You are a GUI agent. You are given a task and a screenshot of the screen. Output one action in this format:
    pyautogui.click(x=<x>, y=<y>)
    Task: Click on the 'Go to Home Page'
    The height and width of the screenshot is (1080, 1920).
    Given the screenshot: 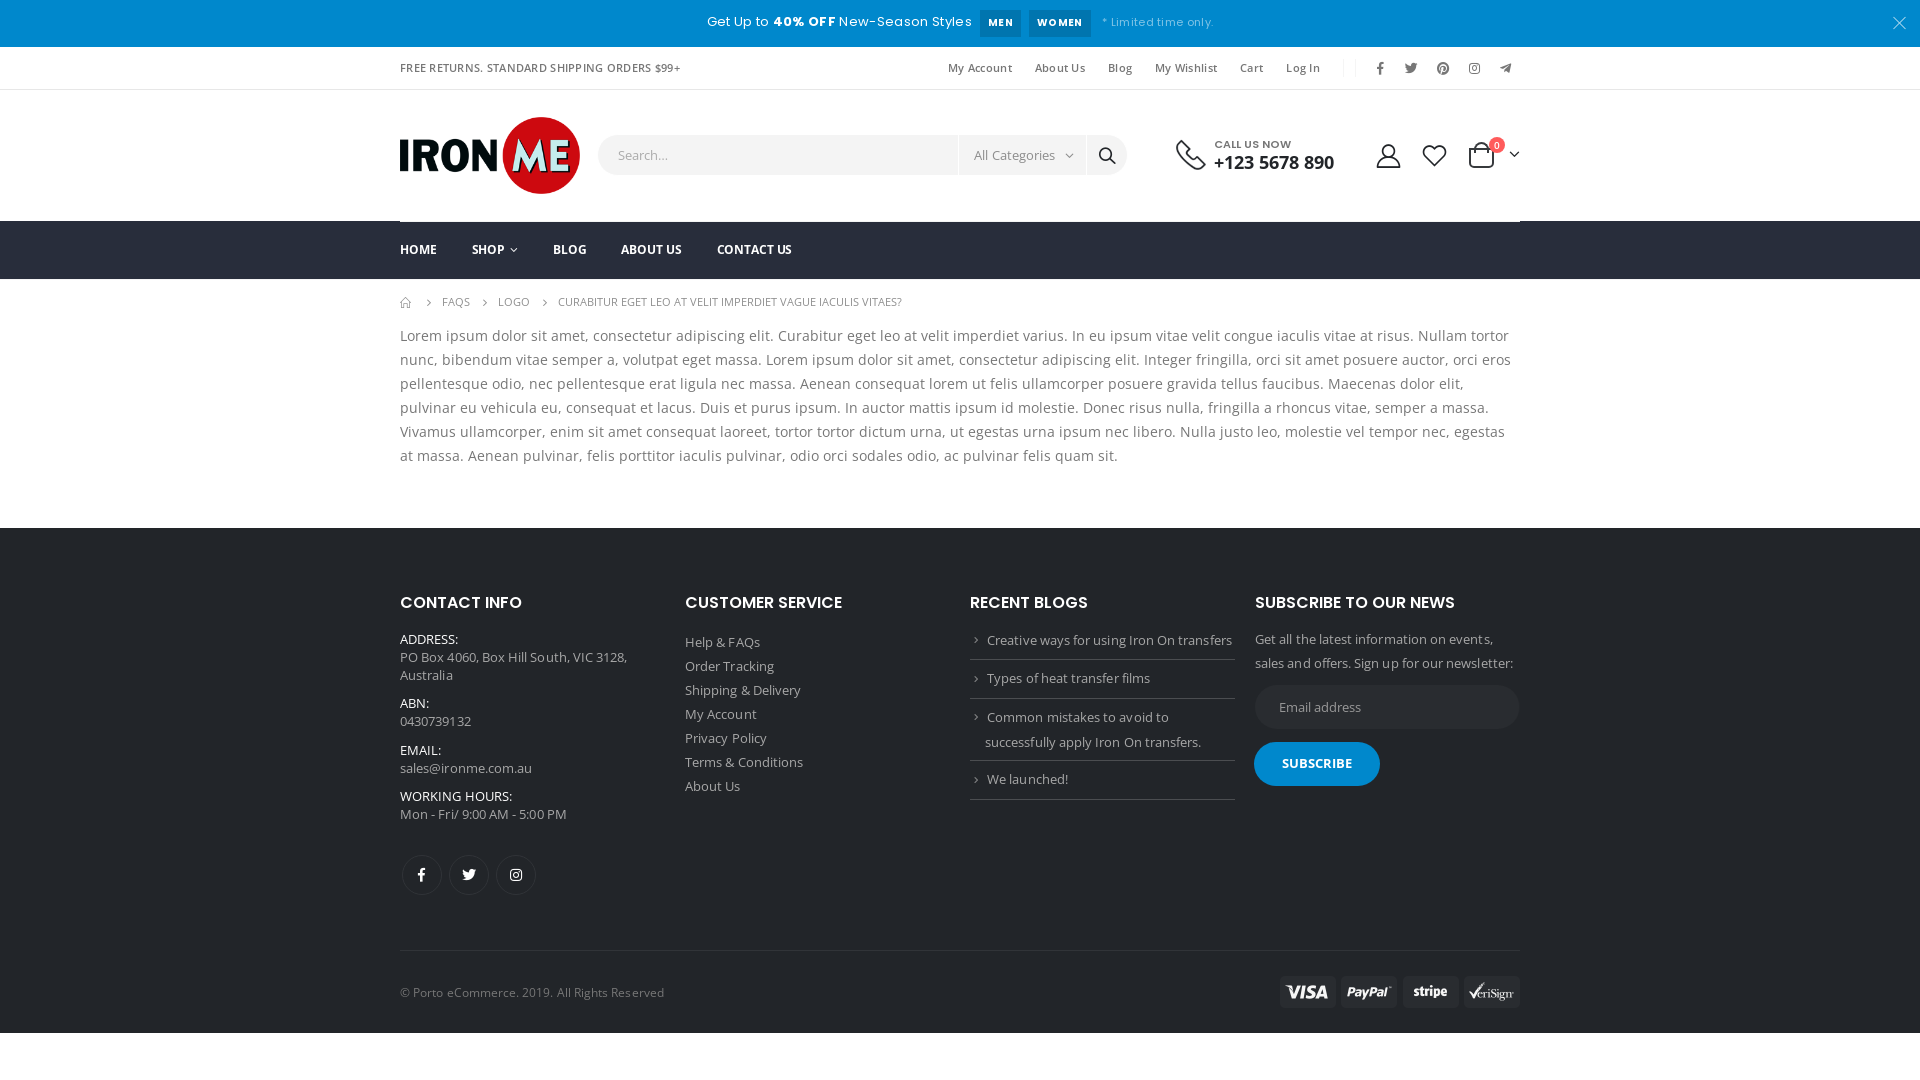 What is the action you would take?
    pyautogui.click(x=406, y=301)
    